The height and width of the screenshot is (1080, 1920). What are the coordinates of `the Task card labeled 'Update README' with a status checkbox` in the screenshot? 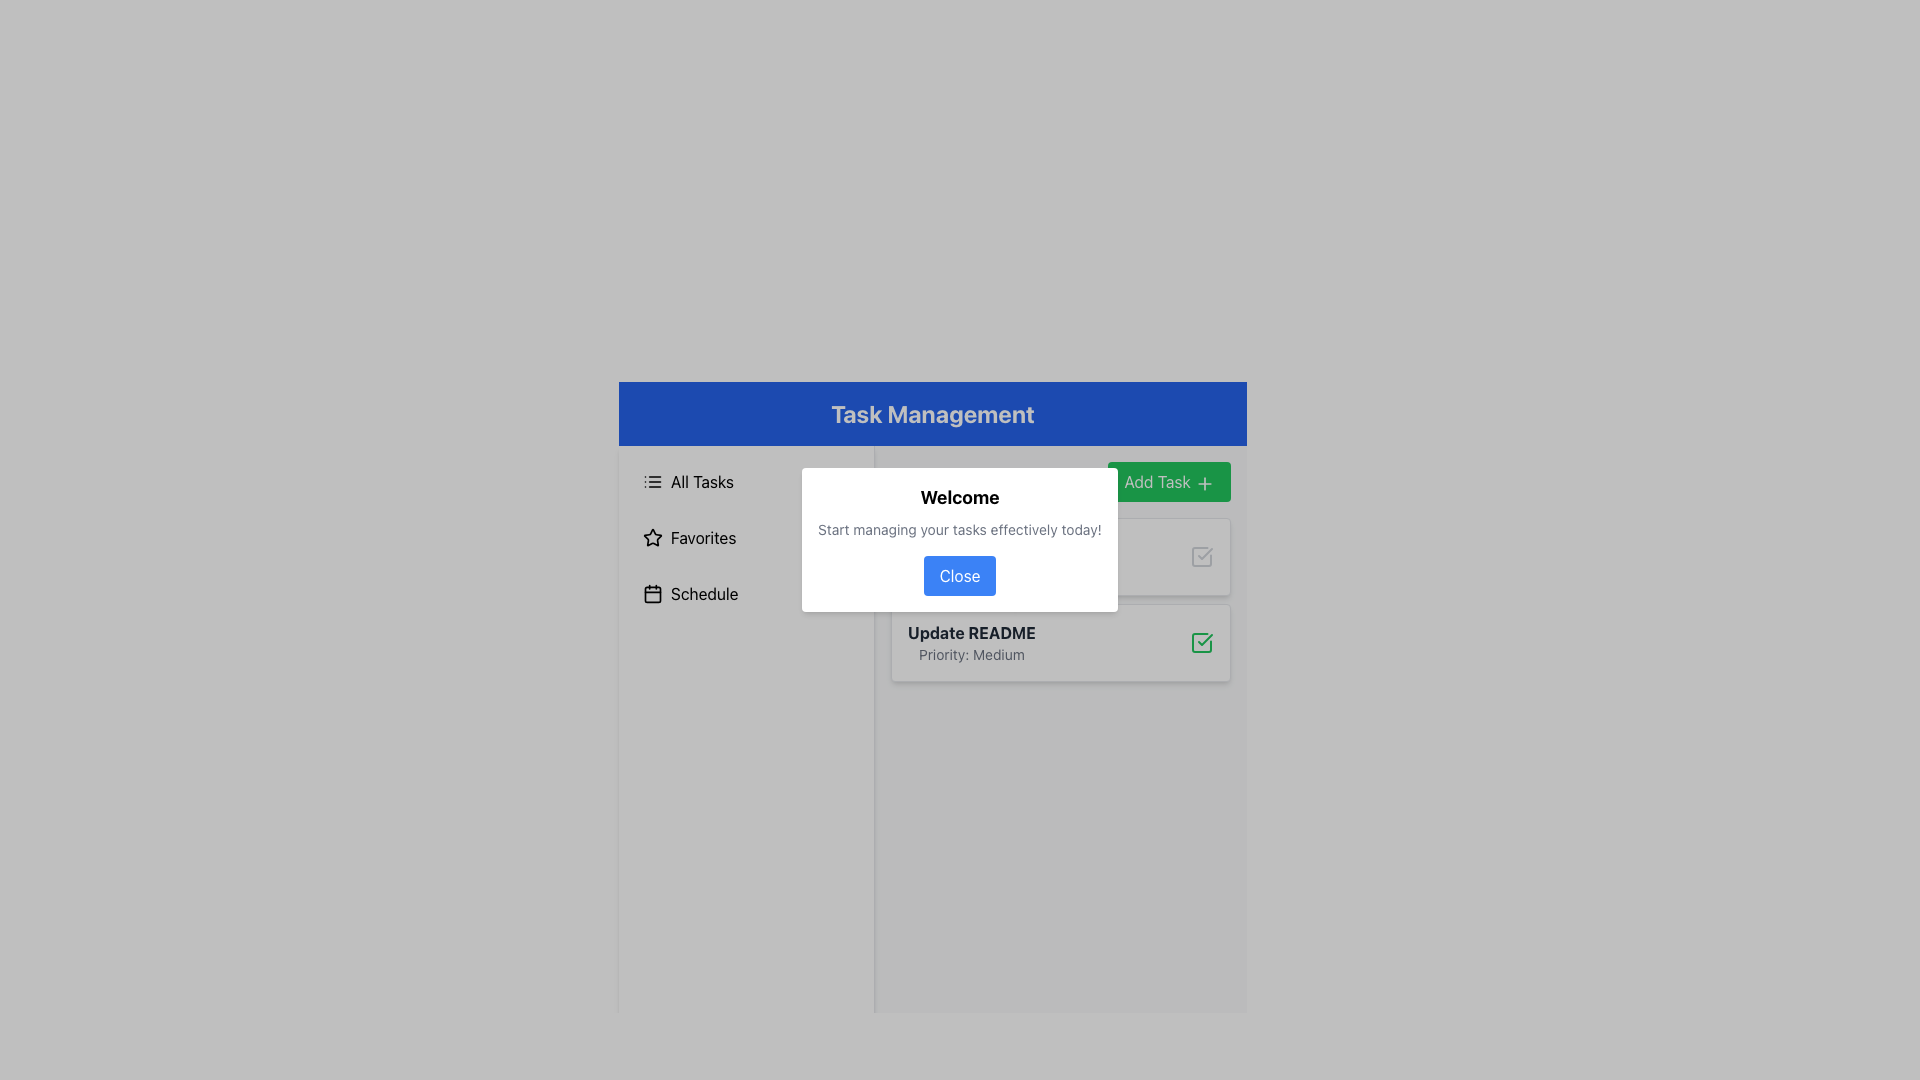 It's located at (1059, 643).